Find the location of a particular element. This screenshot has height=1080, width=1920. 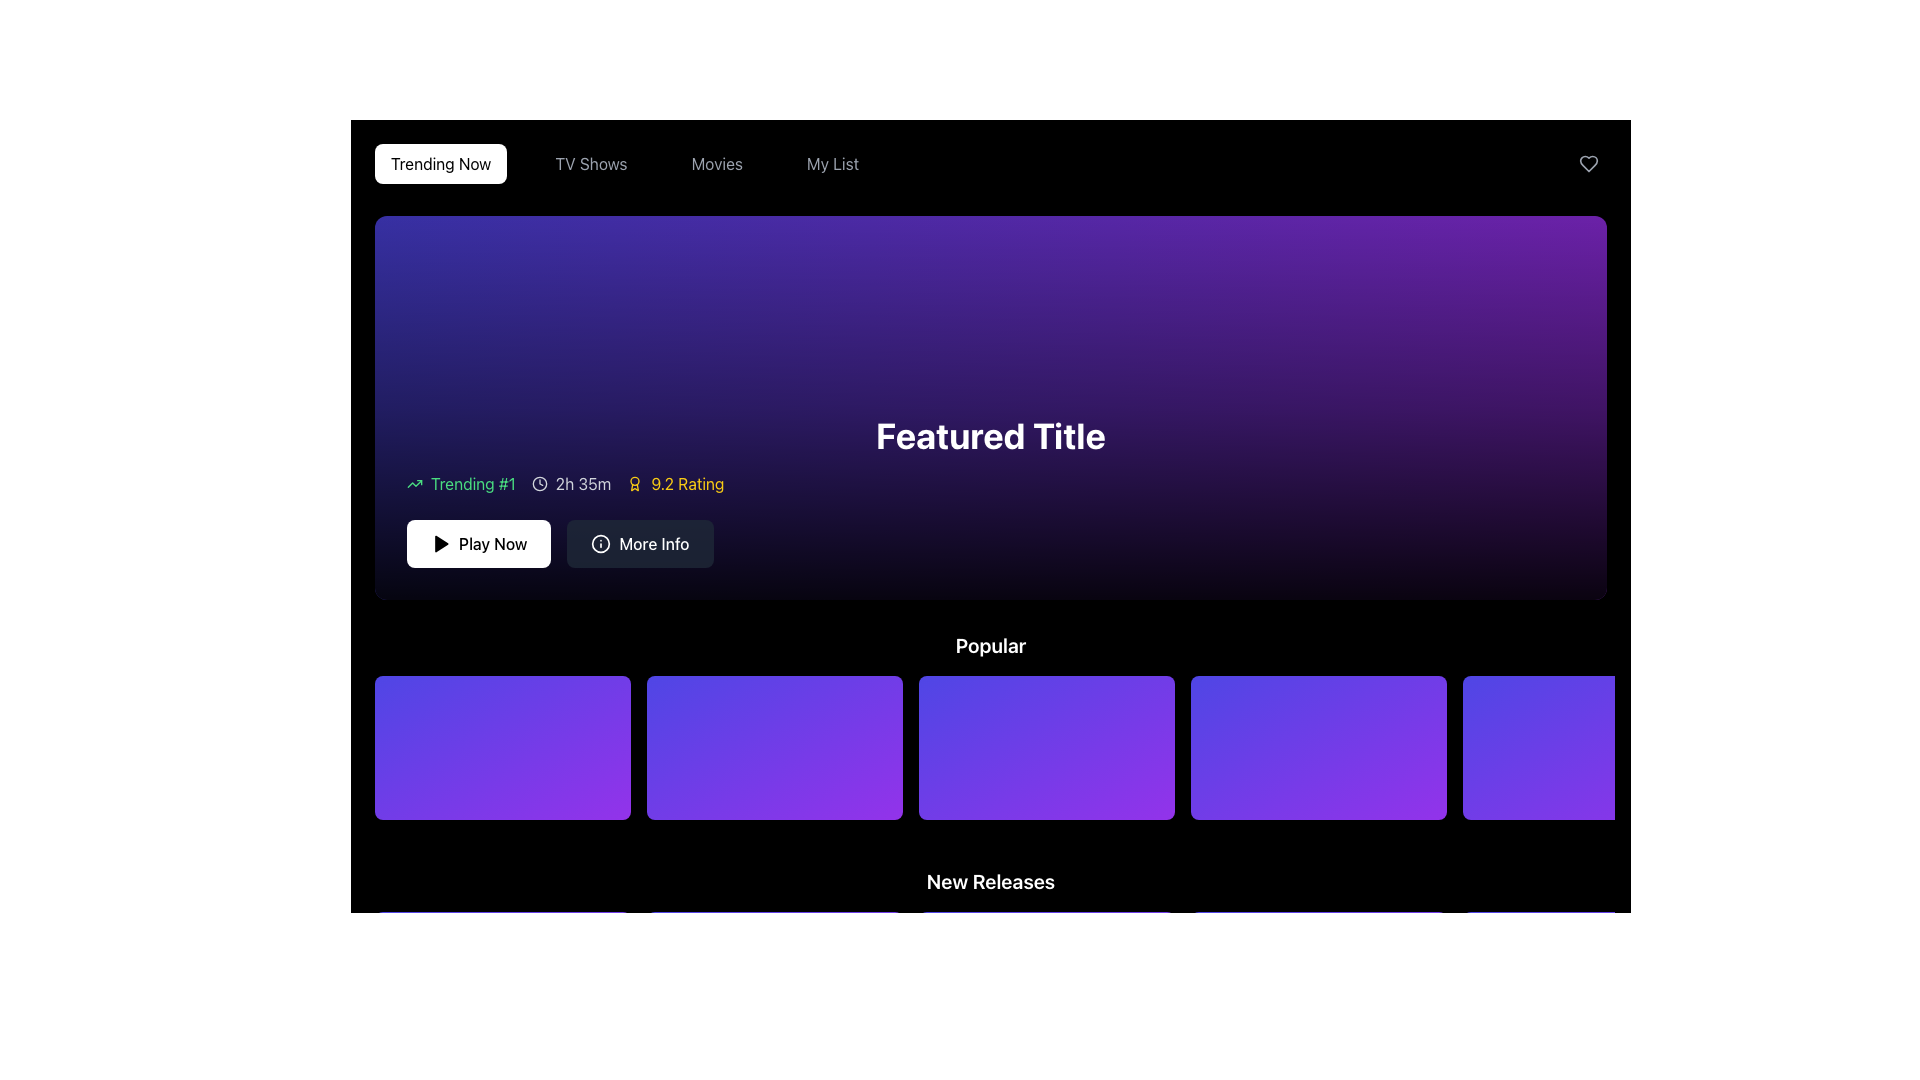

the 'New Releases' header text, which is styled in bold white font against a dark background, to trigger possible tooltips is located at coordinates (990, 881).